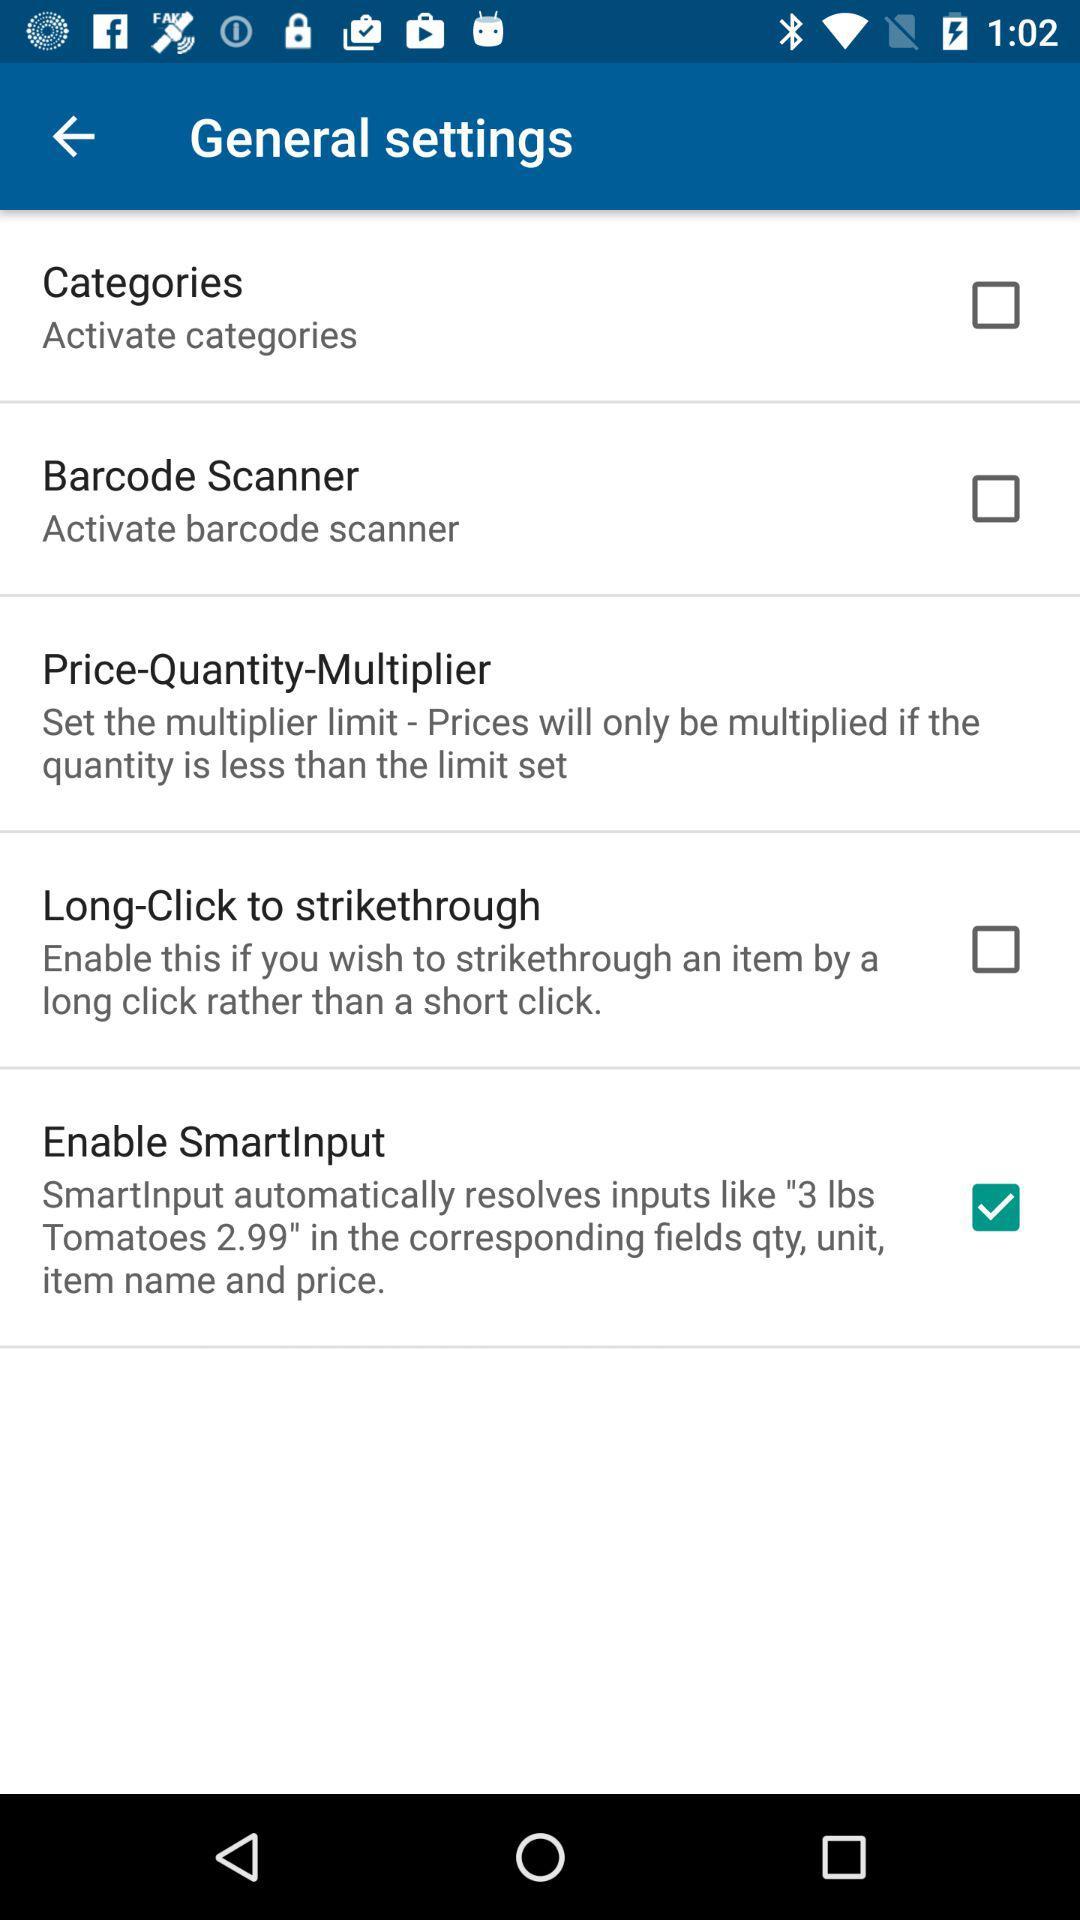 The image size is (1080, 1920). I want to click on the icon below categories, so click(199, 333).